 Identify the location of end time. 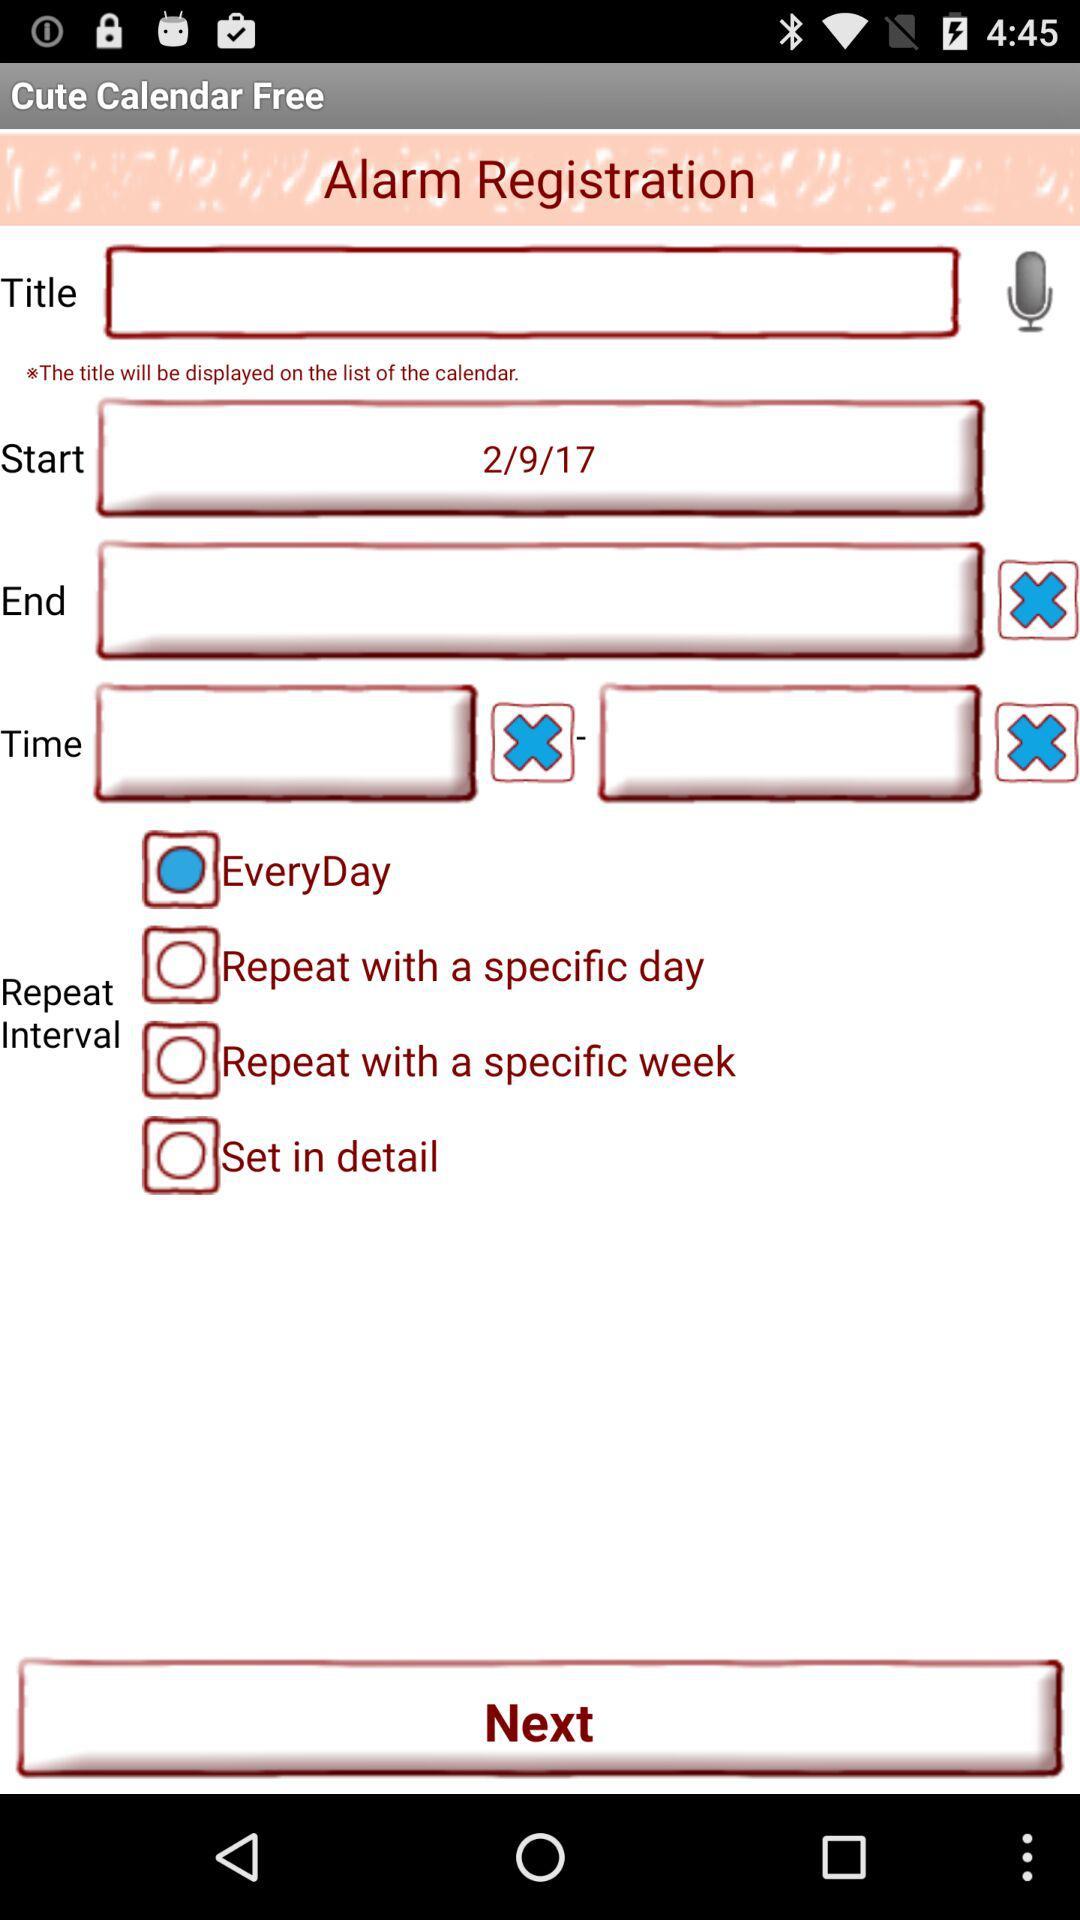
(540, 599).